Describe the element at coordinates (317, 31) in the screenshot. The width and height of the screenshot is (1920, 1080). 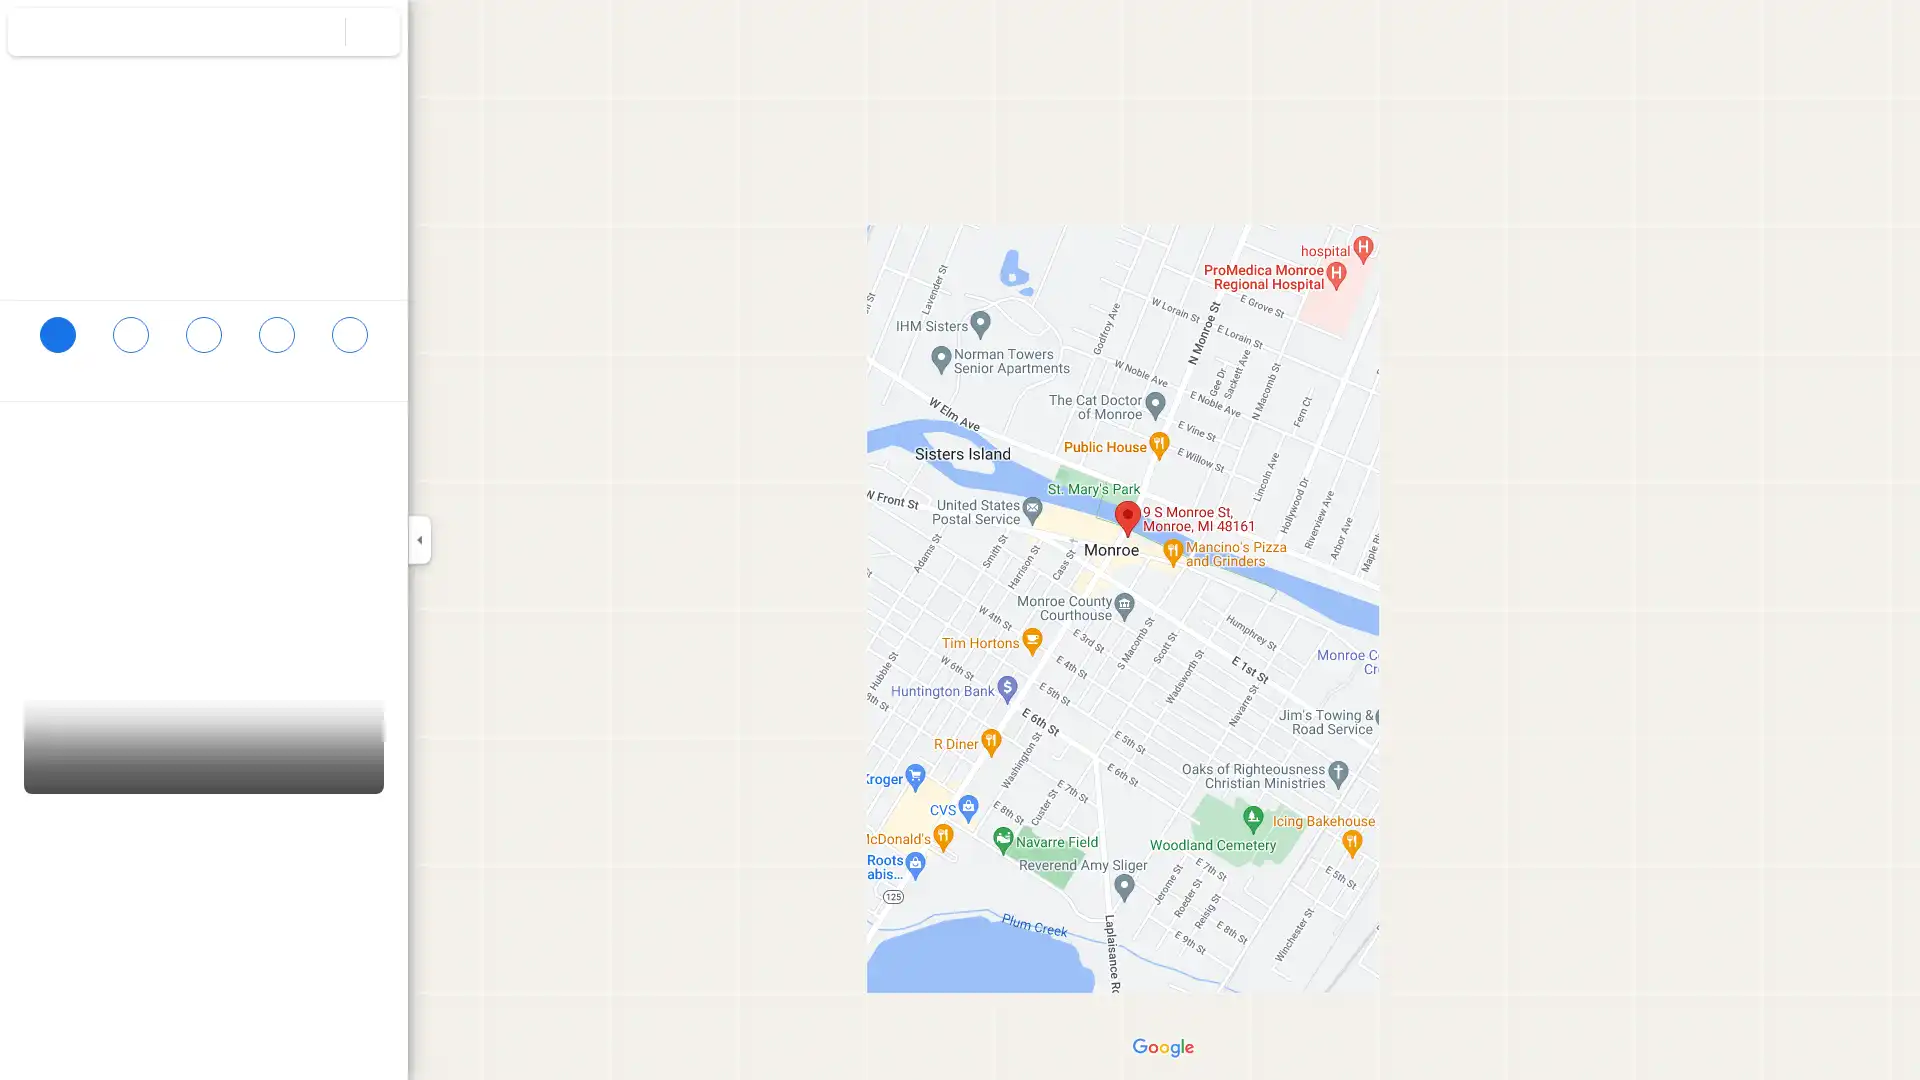
I see `Search` at that location.